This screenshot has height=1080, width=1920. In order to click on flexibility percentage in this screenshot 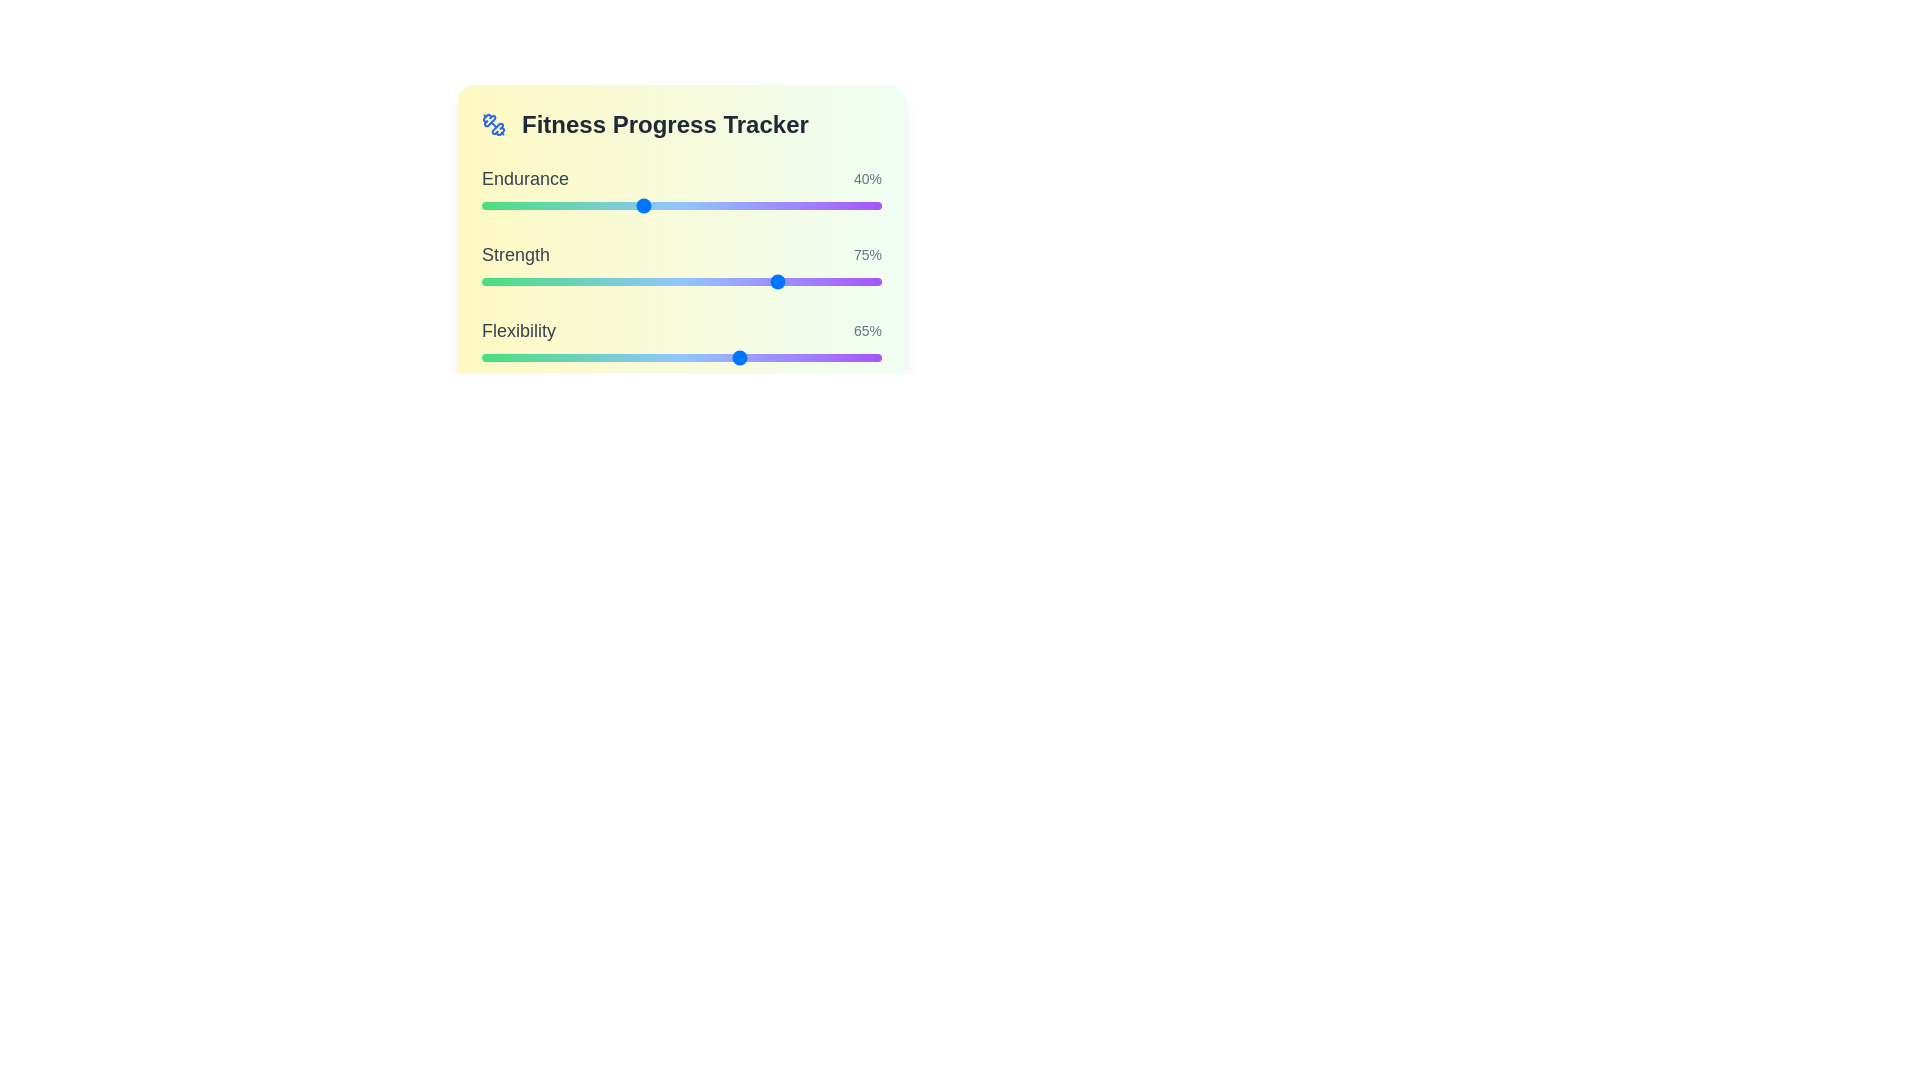, I will do `click(613, 357)`.